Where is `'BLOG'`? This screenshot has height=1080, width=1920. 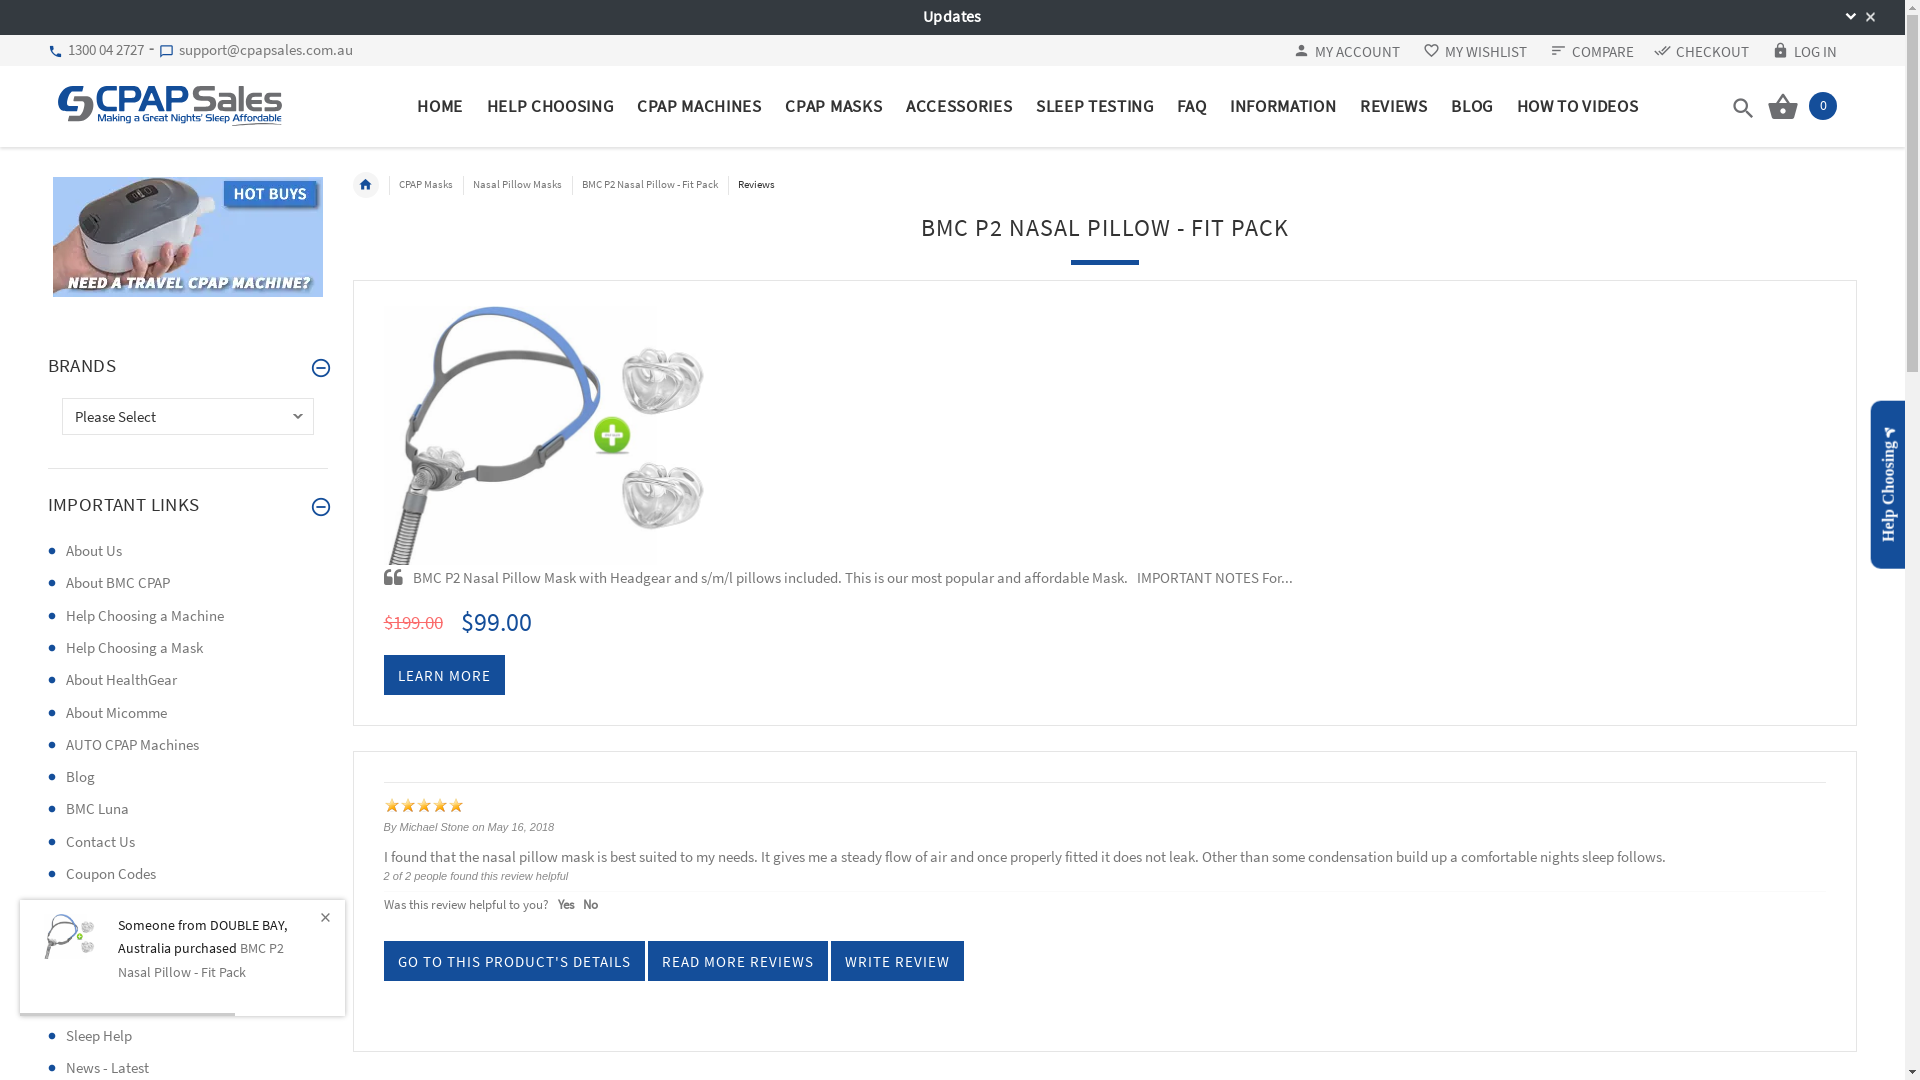
'BLOG' is located at coordinates (1472, 106).